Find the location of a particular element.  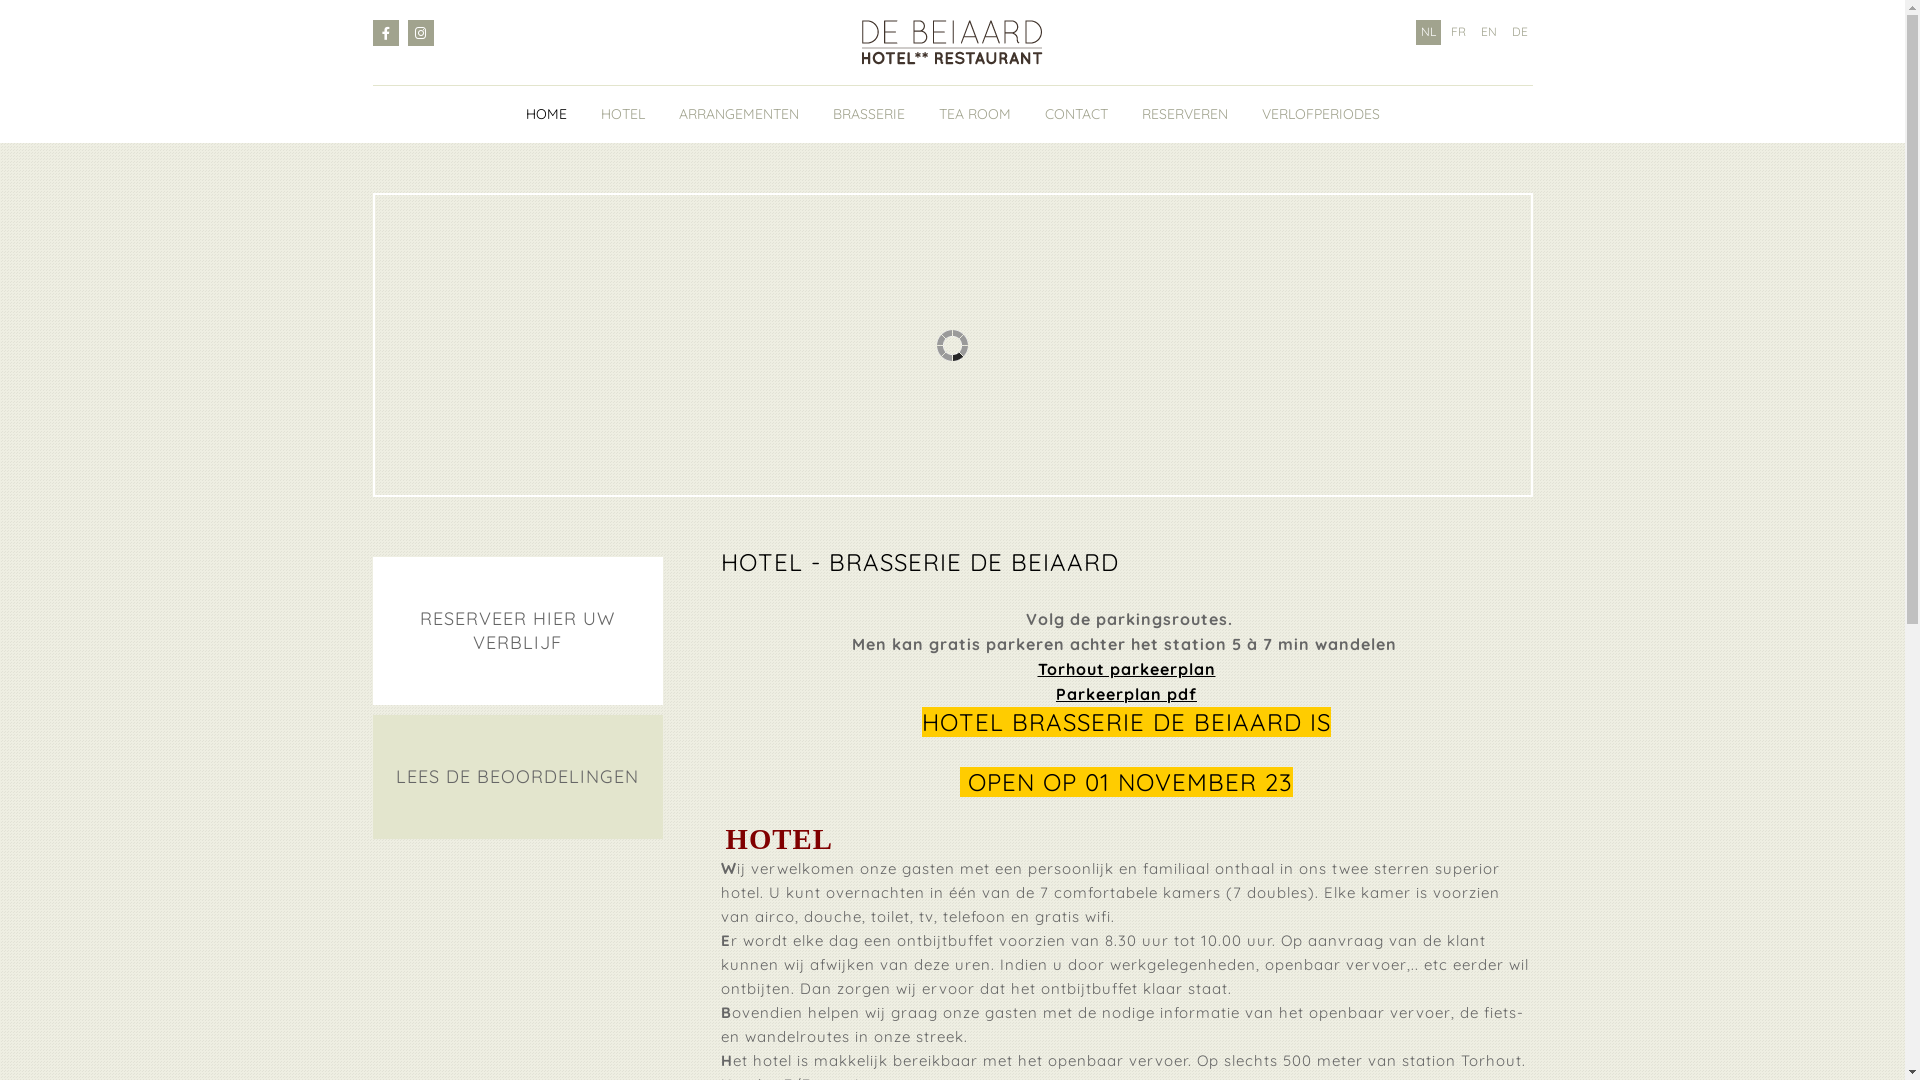

'VERLOFPERIODES' is located at coordinates (1320, 114).